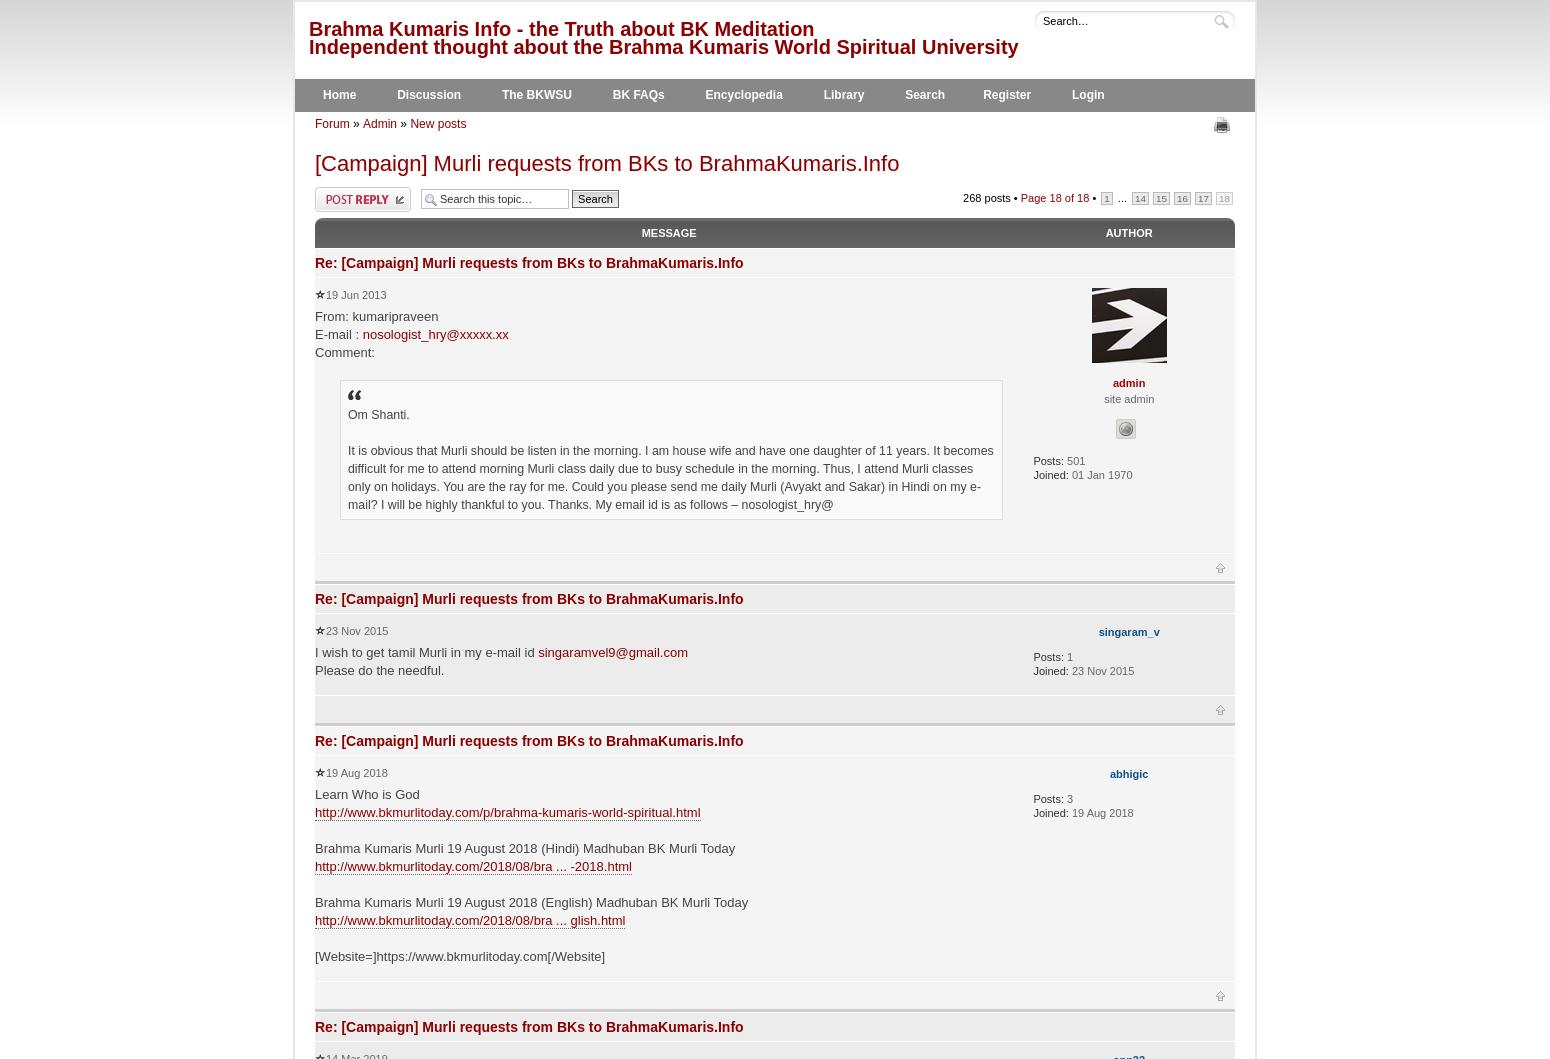 The image size is (1550, 1059). Describe the element at coordinates (1071, 94) in the screenshot. I see `'Login'` at that location.